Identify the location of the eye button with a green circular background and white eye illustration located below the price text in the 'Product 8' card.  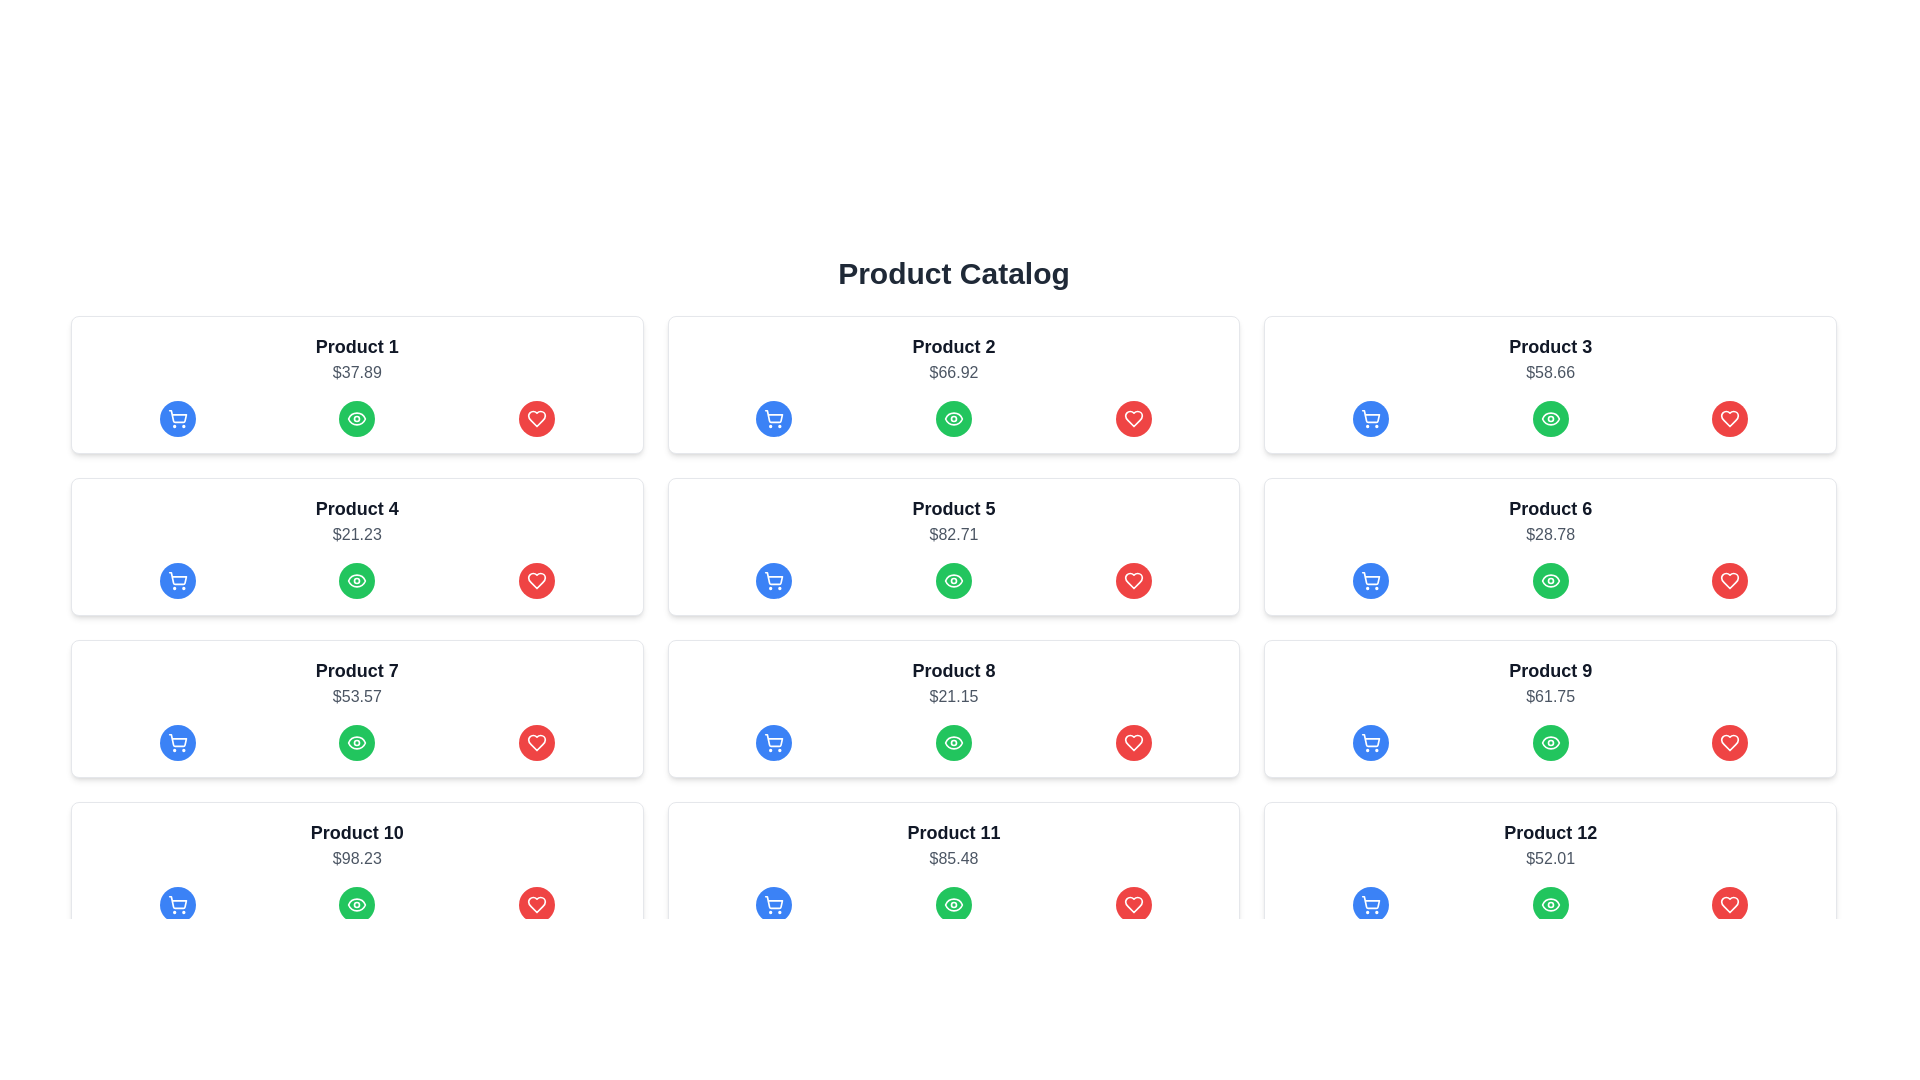
(953, 743).